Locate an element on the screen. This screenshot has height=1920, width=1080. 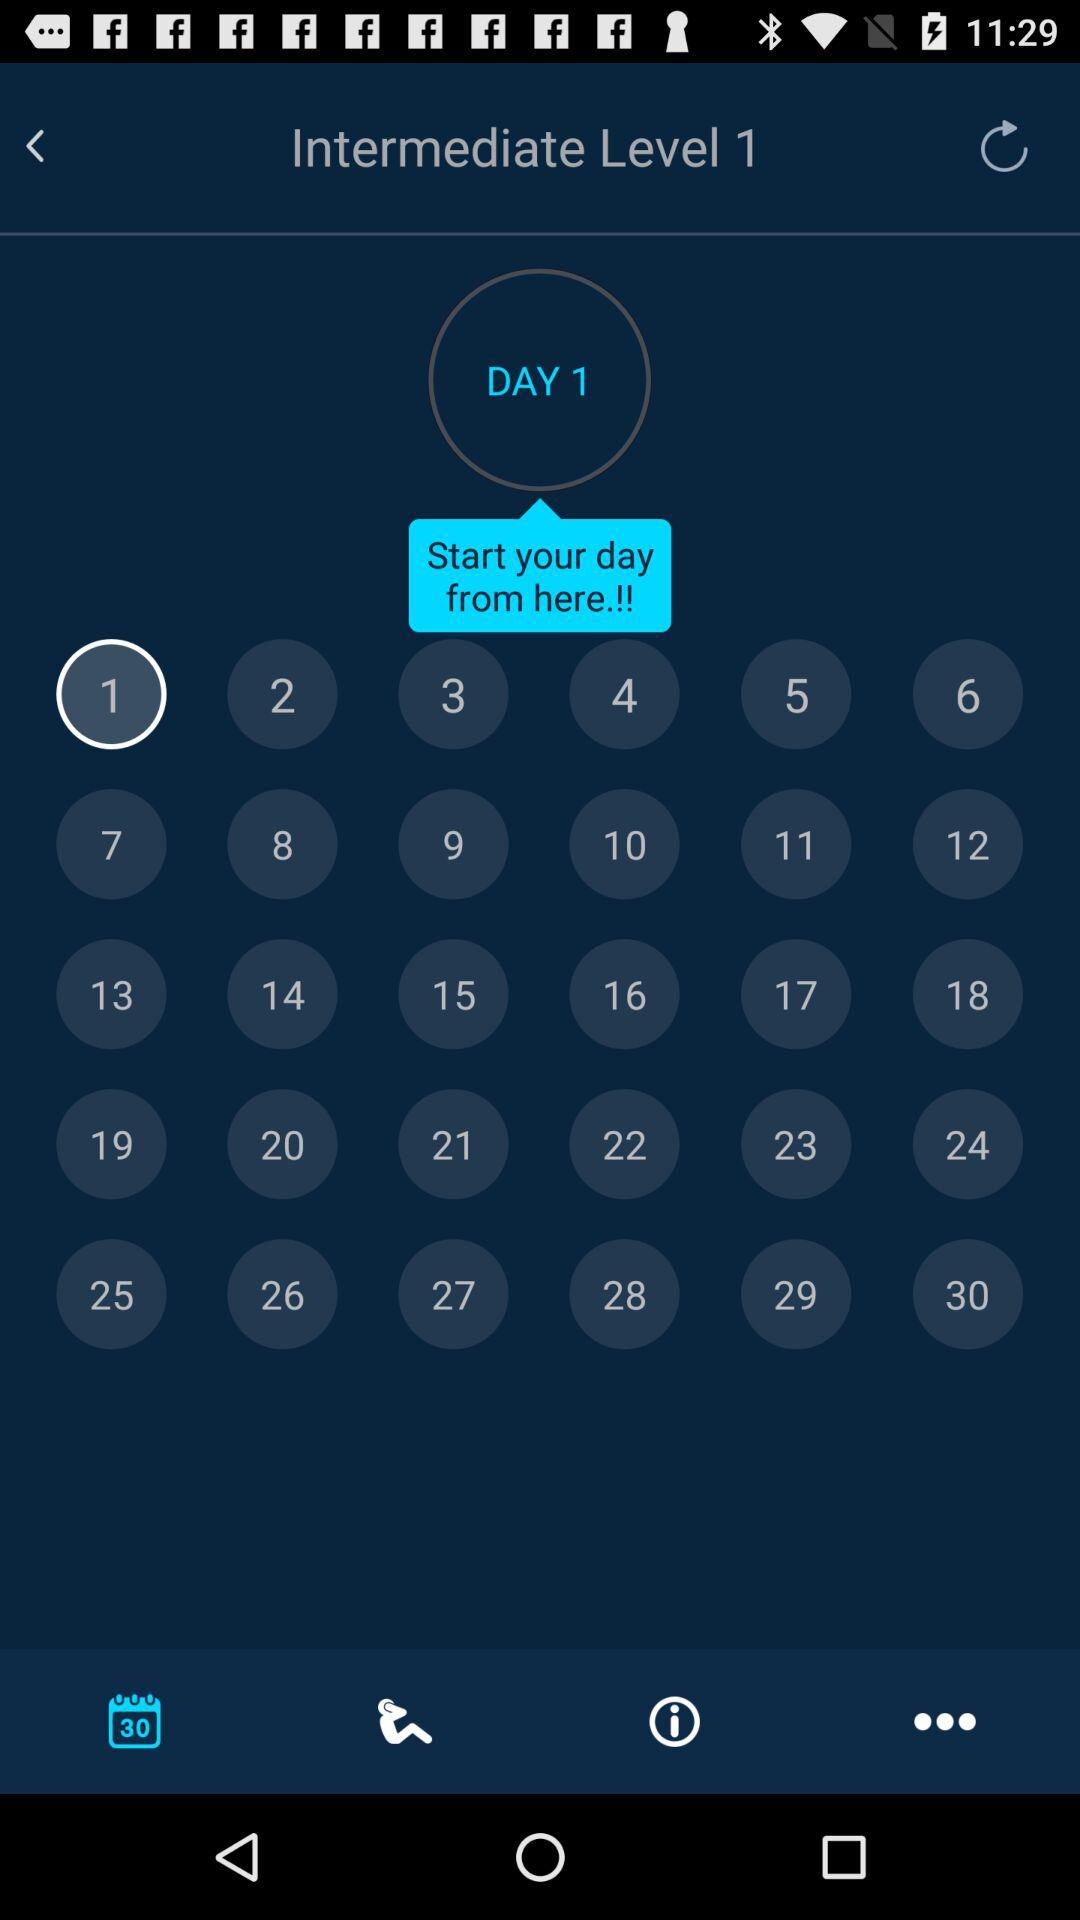
edit date data is located at coordinates (111, 1144).